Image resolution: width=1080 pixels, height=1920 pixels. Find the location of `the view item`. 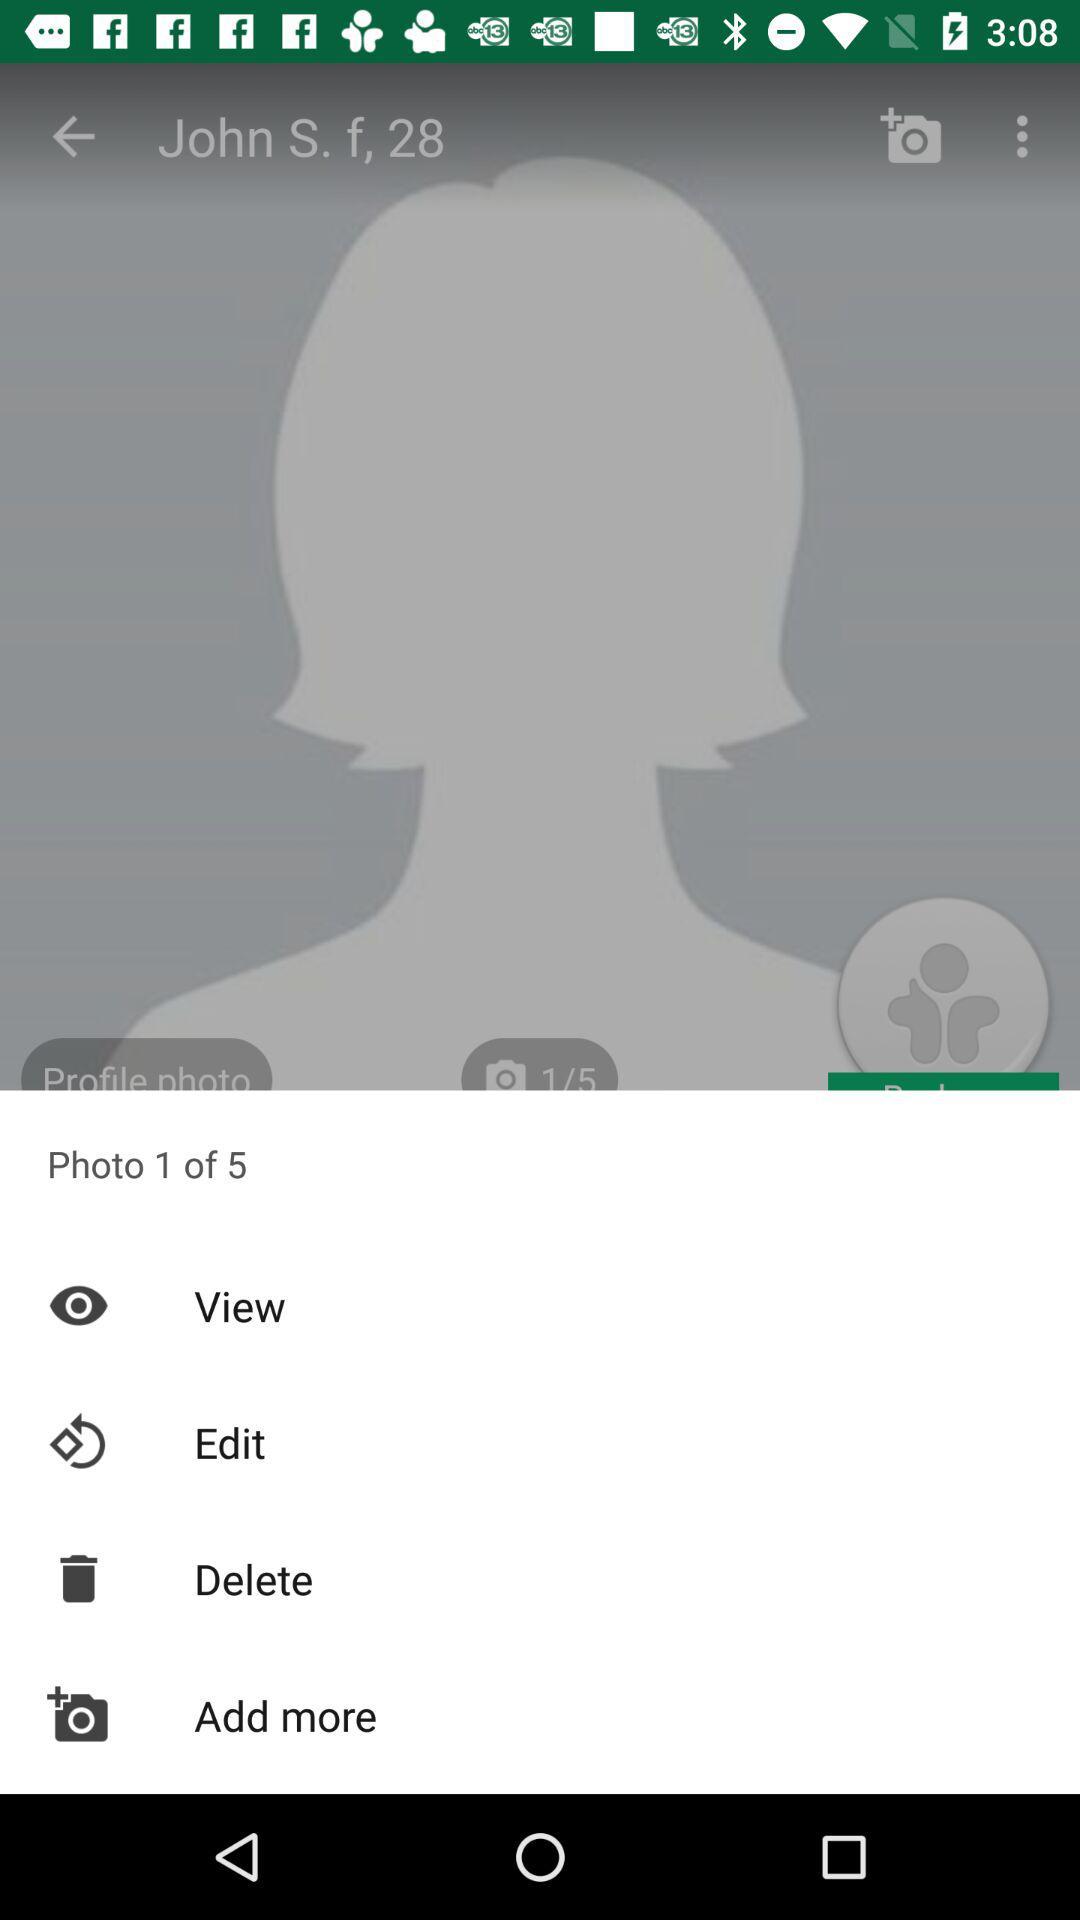

the view item is located at coordinates (540, 1305).